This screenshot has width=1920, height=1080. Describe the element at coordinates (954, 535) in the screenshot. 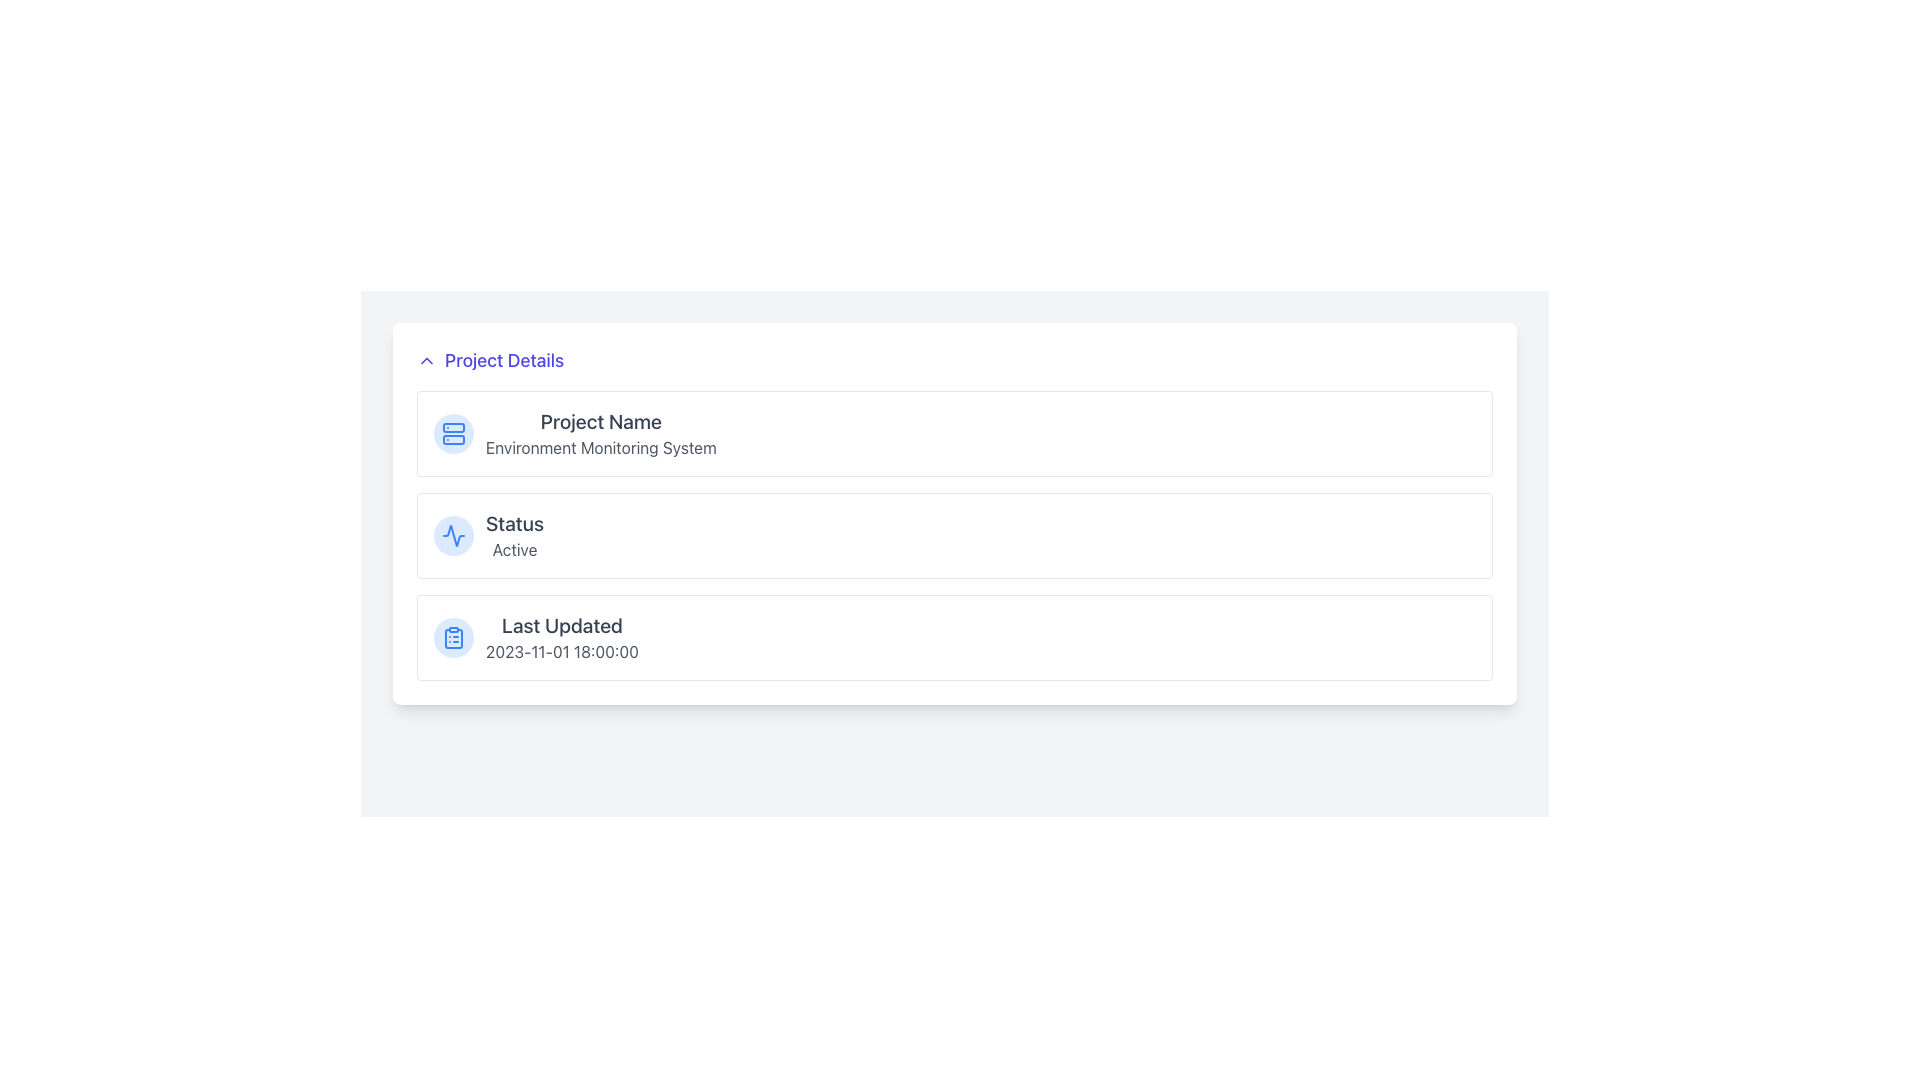

I see `the Information Display Block that shows the 'Status' label in bold and the text 'Active' below it, located between the 'Project Name' and 'Last Updated' sections` at that location.